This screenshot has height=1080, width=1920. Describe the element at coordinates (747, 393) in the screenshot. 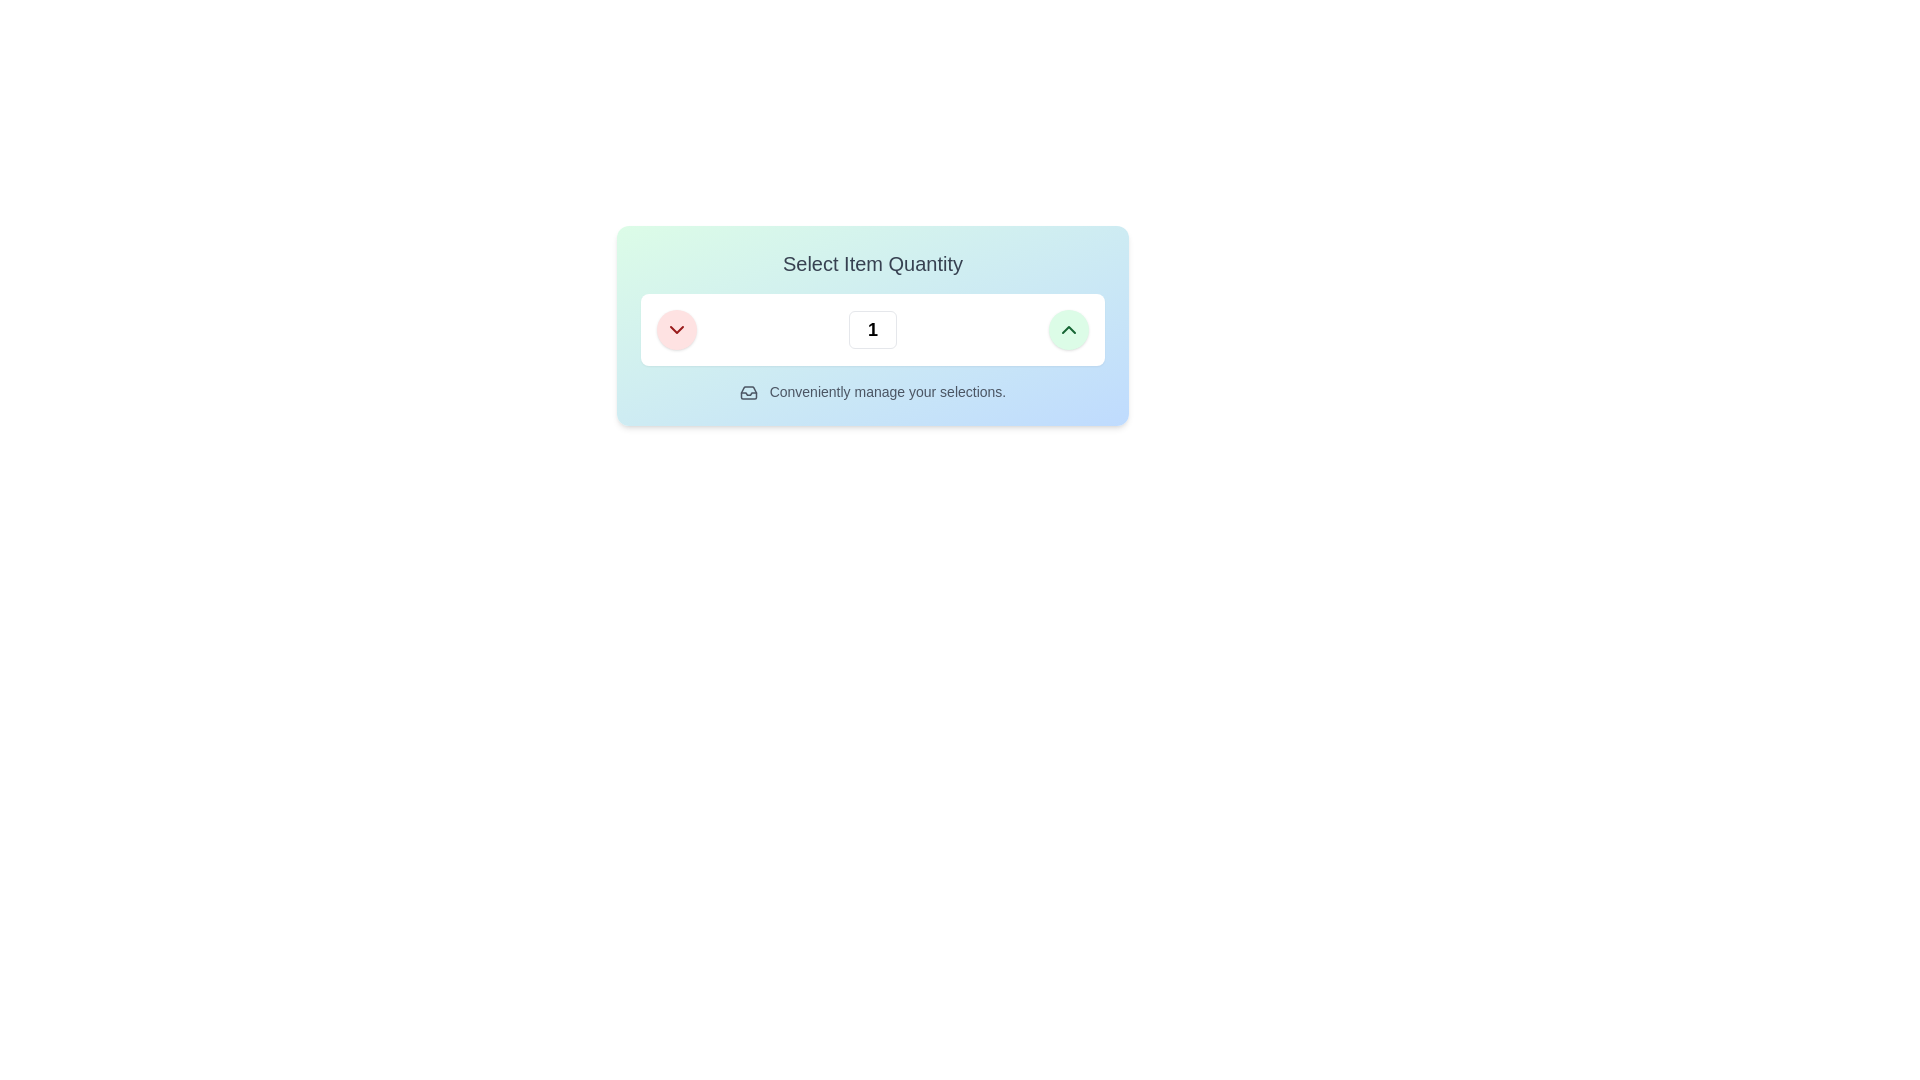

I see `the lower half of the icon component representing an inbox, located underneath the input field in the middle of the interface` at that location.